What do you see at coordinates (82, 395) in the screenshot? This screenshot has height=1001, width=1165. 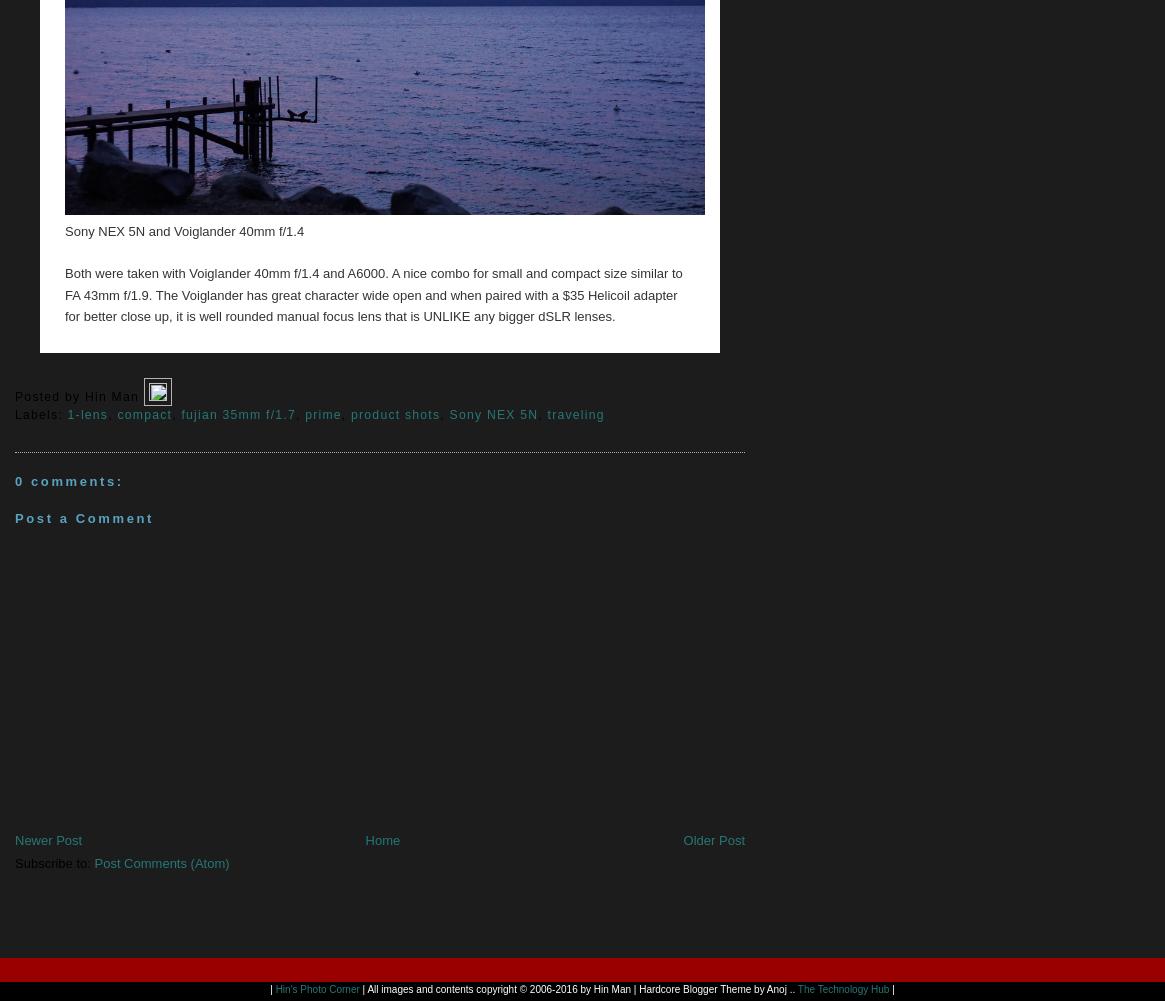 I see `'Hin Man'` at bounding box center [82, 395].